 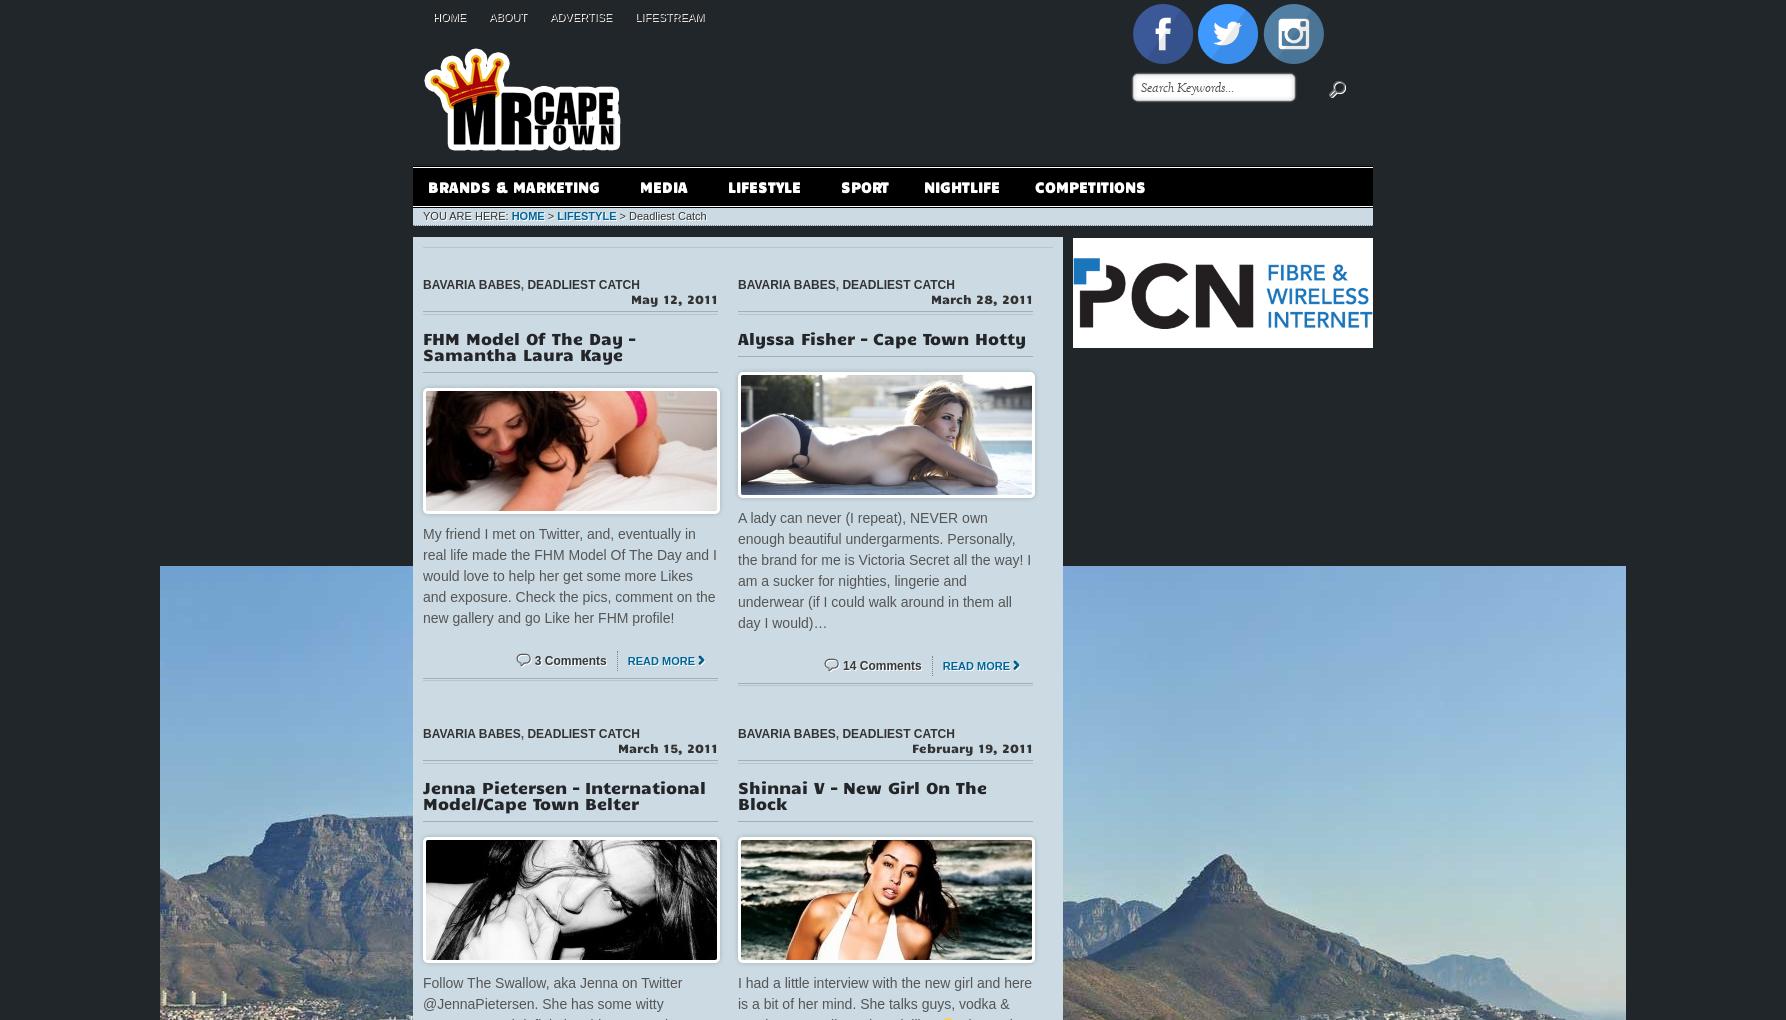 I want to click on 'Media', so click(x=639, y=185).